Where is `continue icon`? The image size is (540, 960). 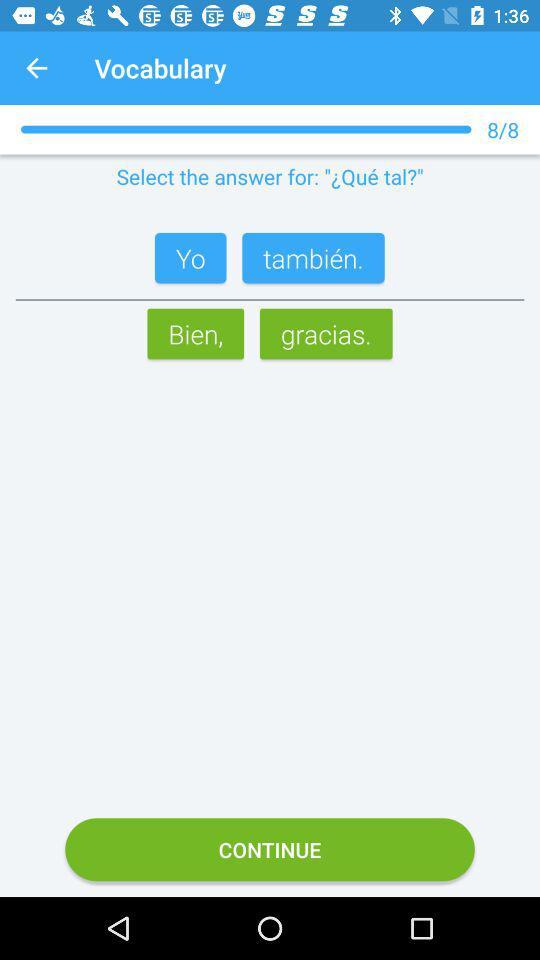 continue icon is located at coordinates (270, 848).